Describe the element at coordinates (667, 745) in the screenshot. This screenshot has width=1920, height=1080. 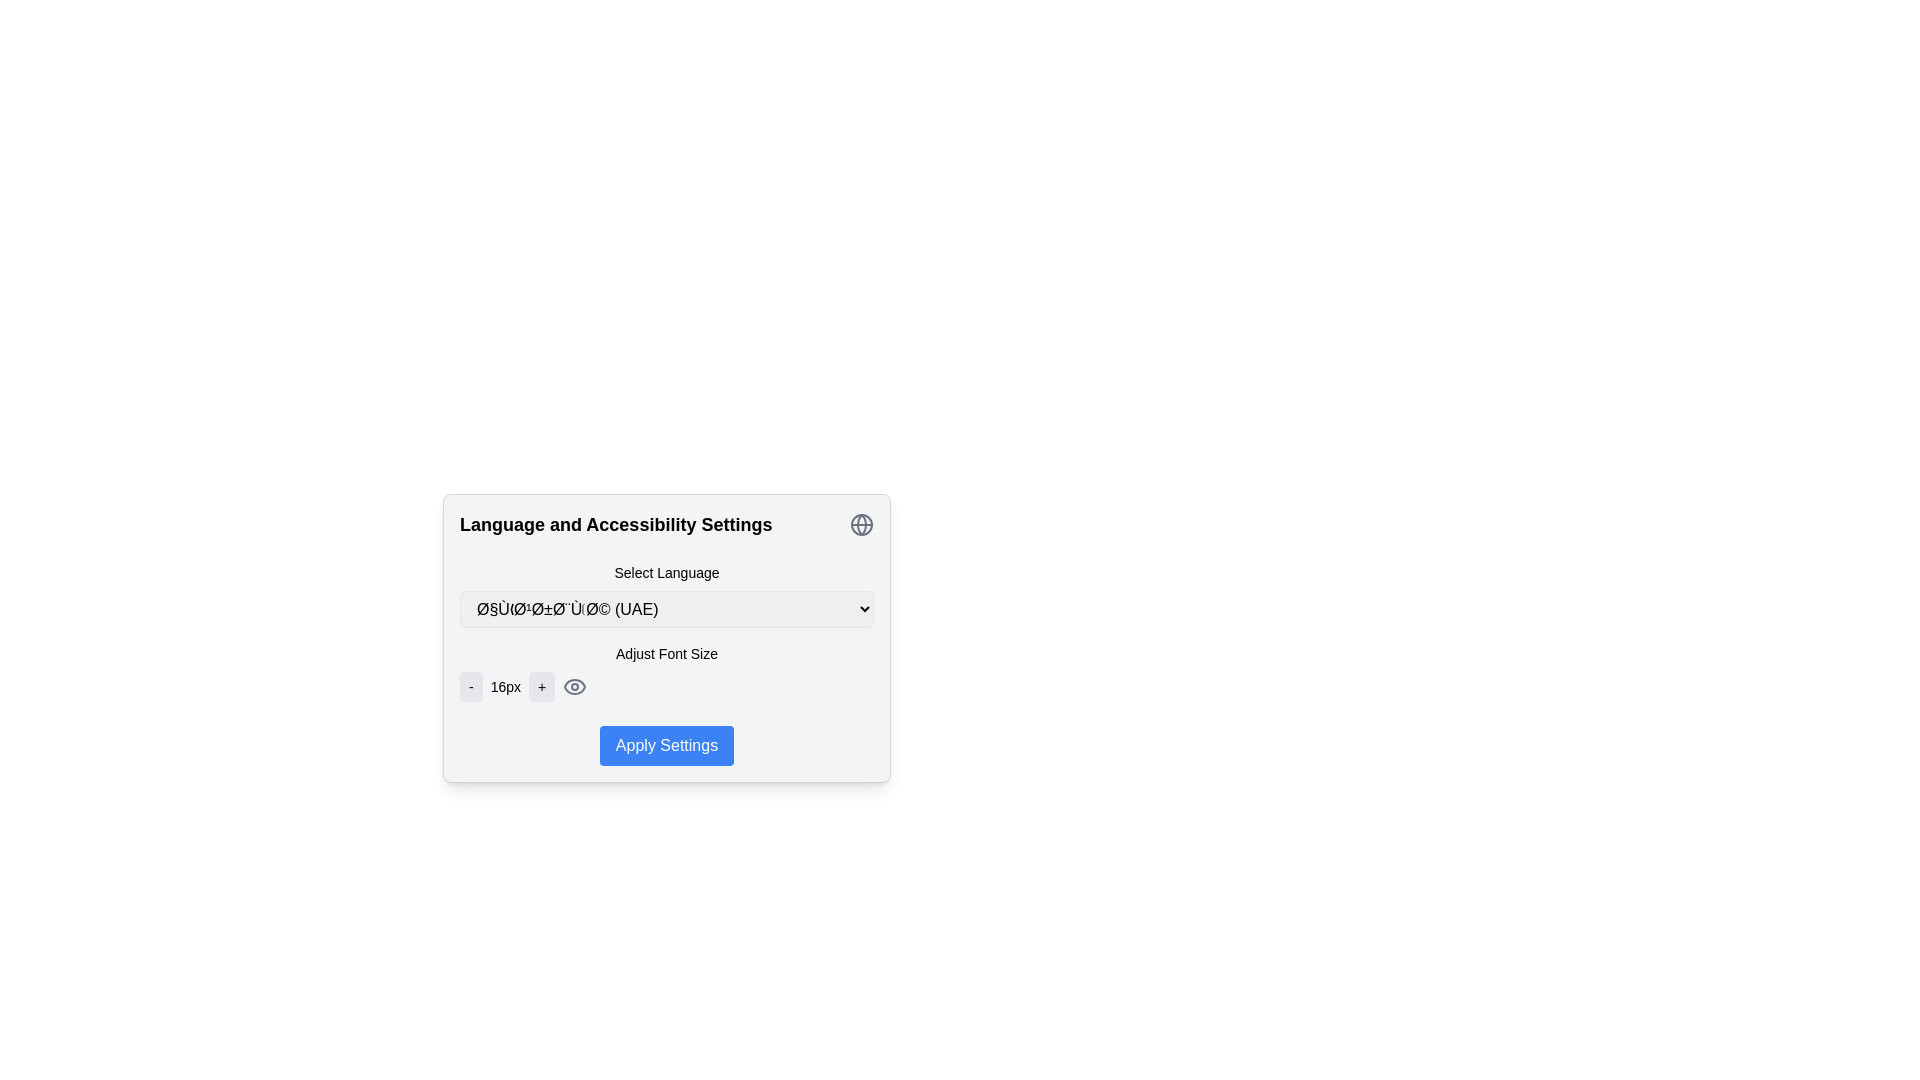
I see `the 'Apply' button located at the bottom of the 'Language and Accessibility Settings' section to apply the changes made in the settings, such as language selection or font size adjustment` at that location.